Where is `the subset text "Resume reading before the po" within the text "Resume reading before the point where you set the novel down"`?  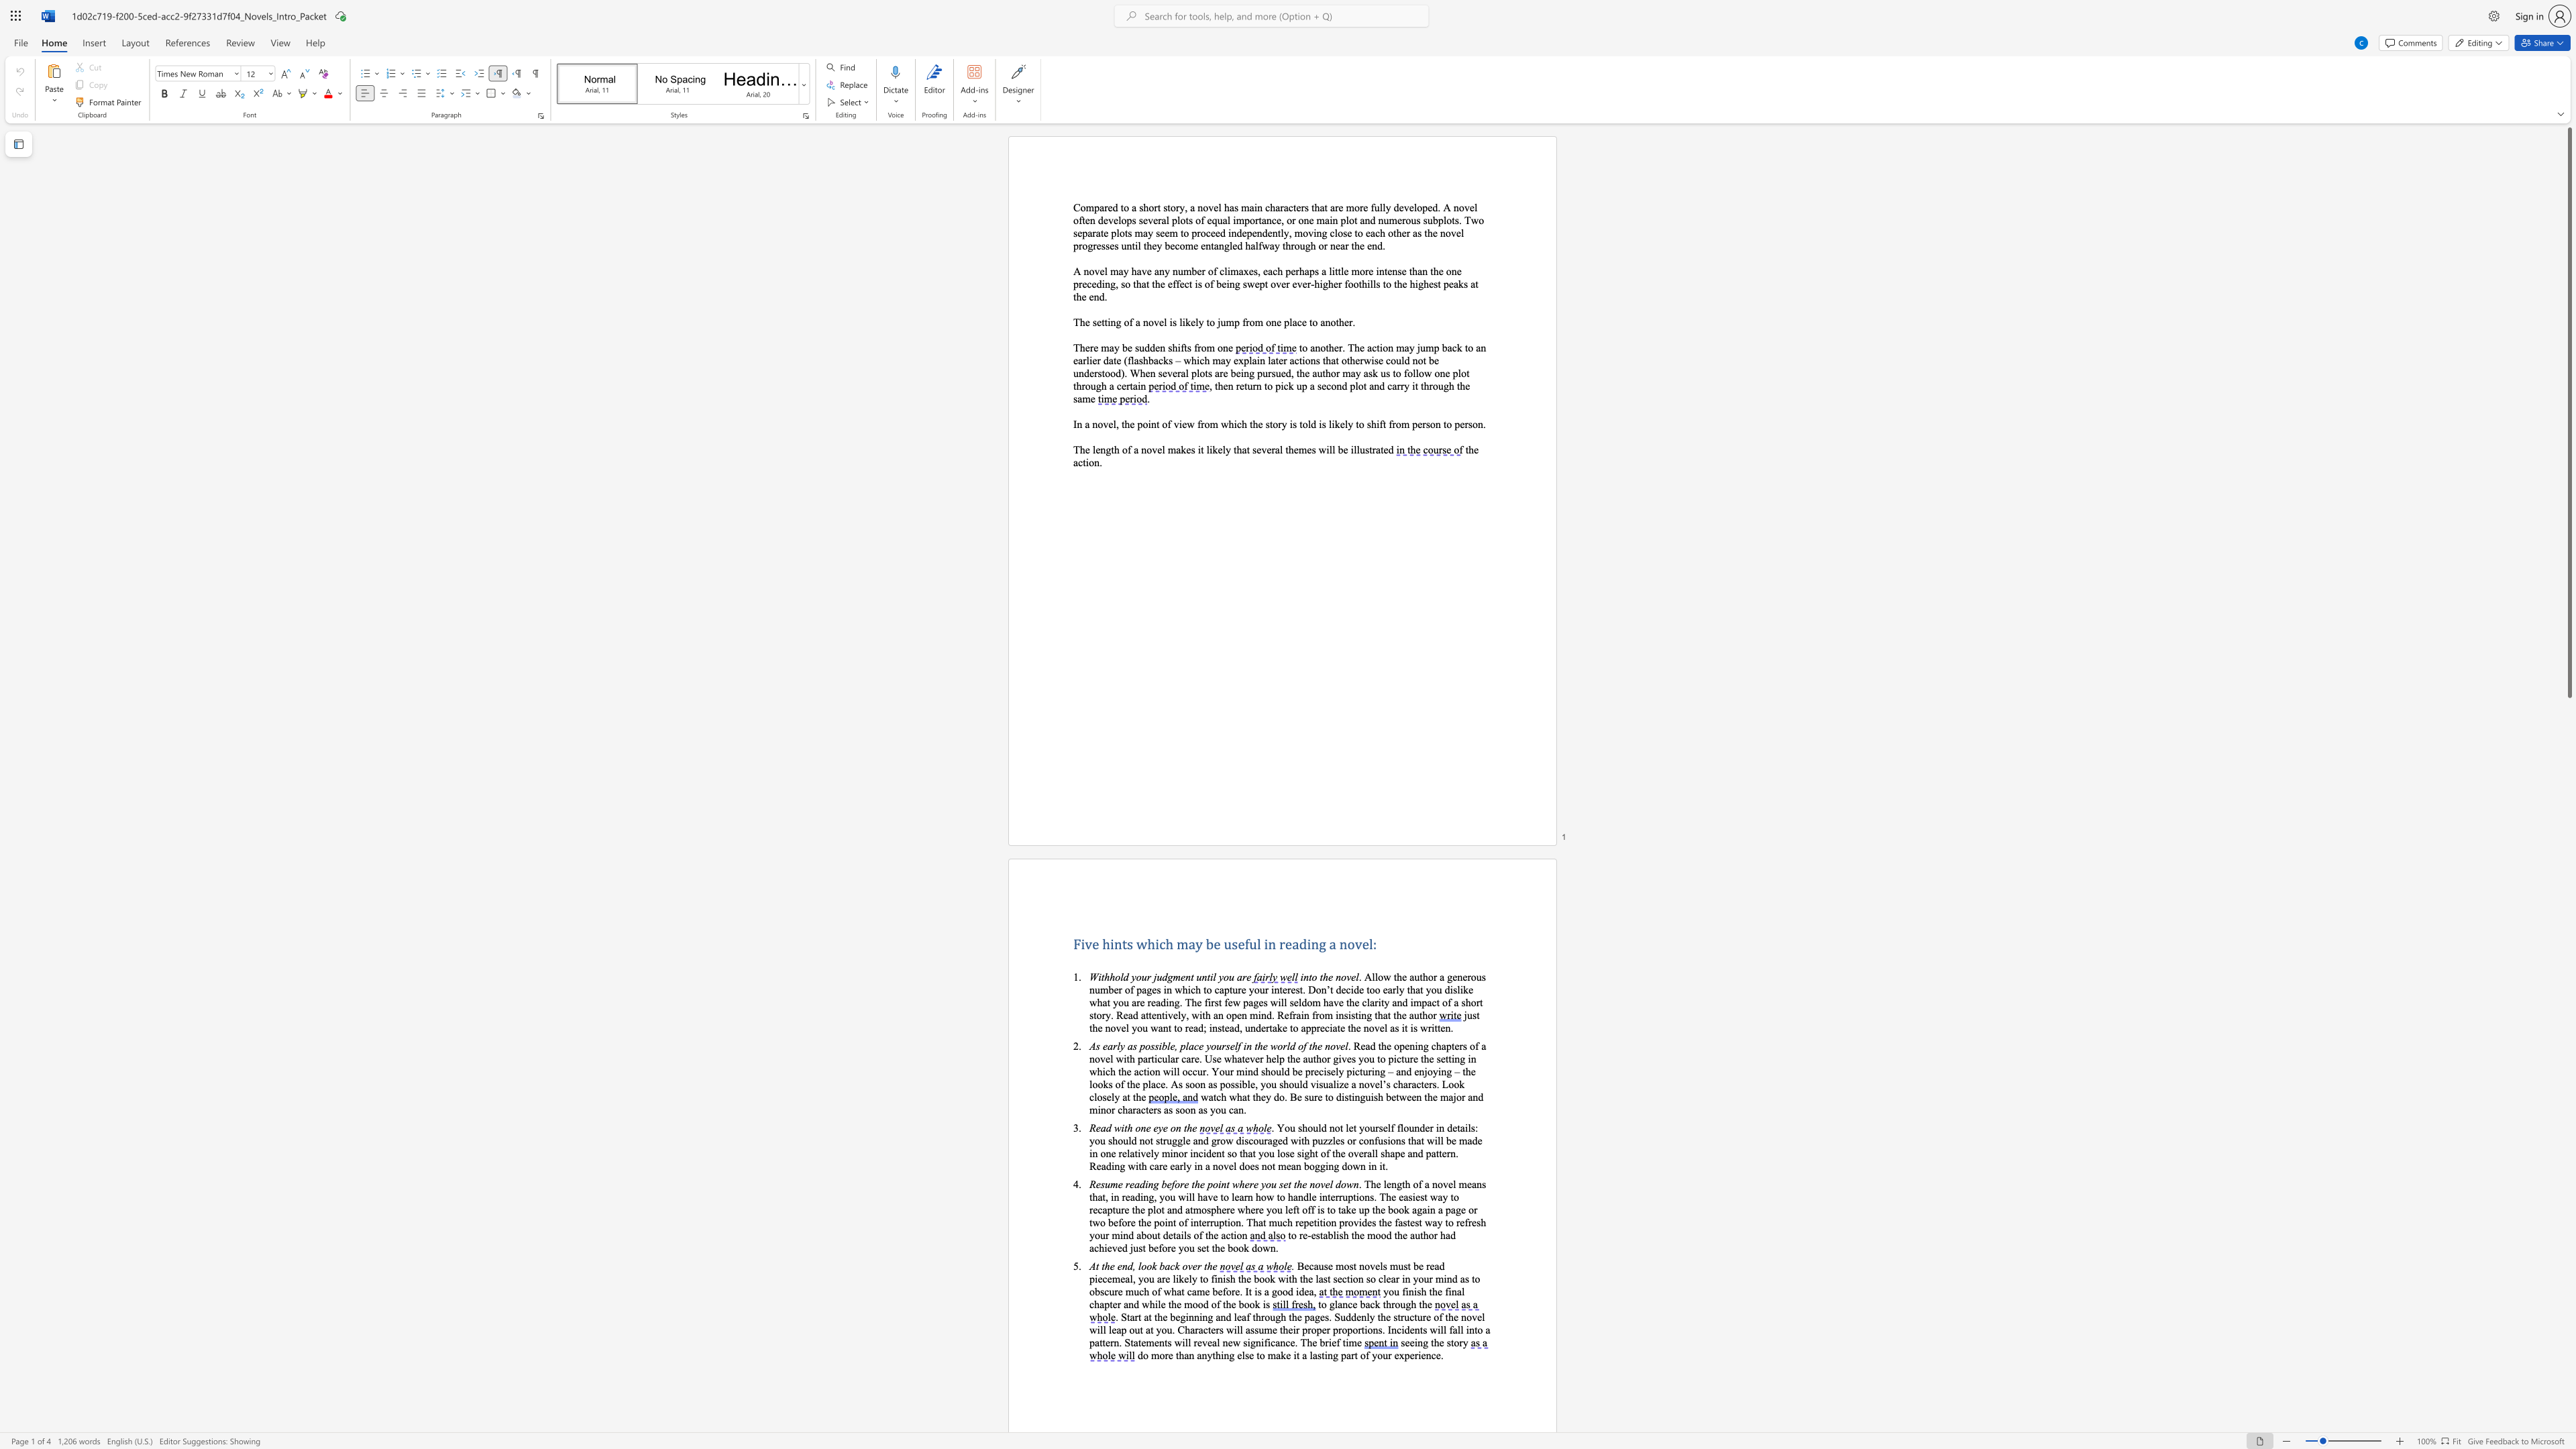
the subset text "Resume reading before the po" within the text "Resume reading before the point where you set the novel down" is located at coordinates (1088, 1183).